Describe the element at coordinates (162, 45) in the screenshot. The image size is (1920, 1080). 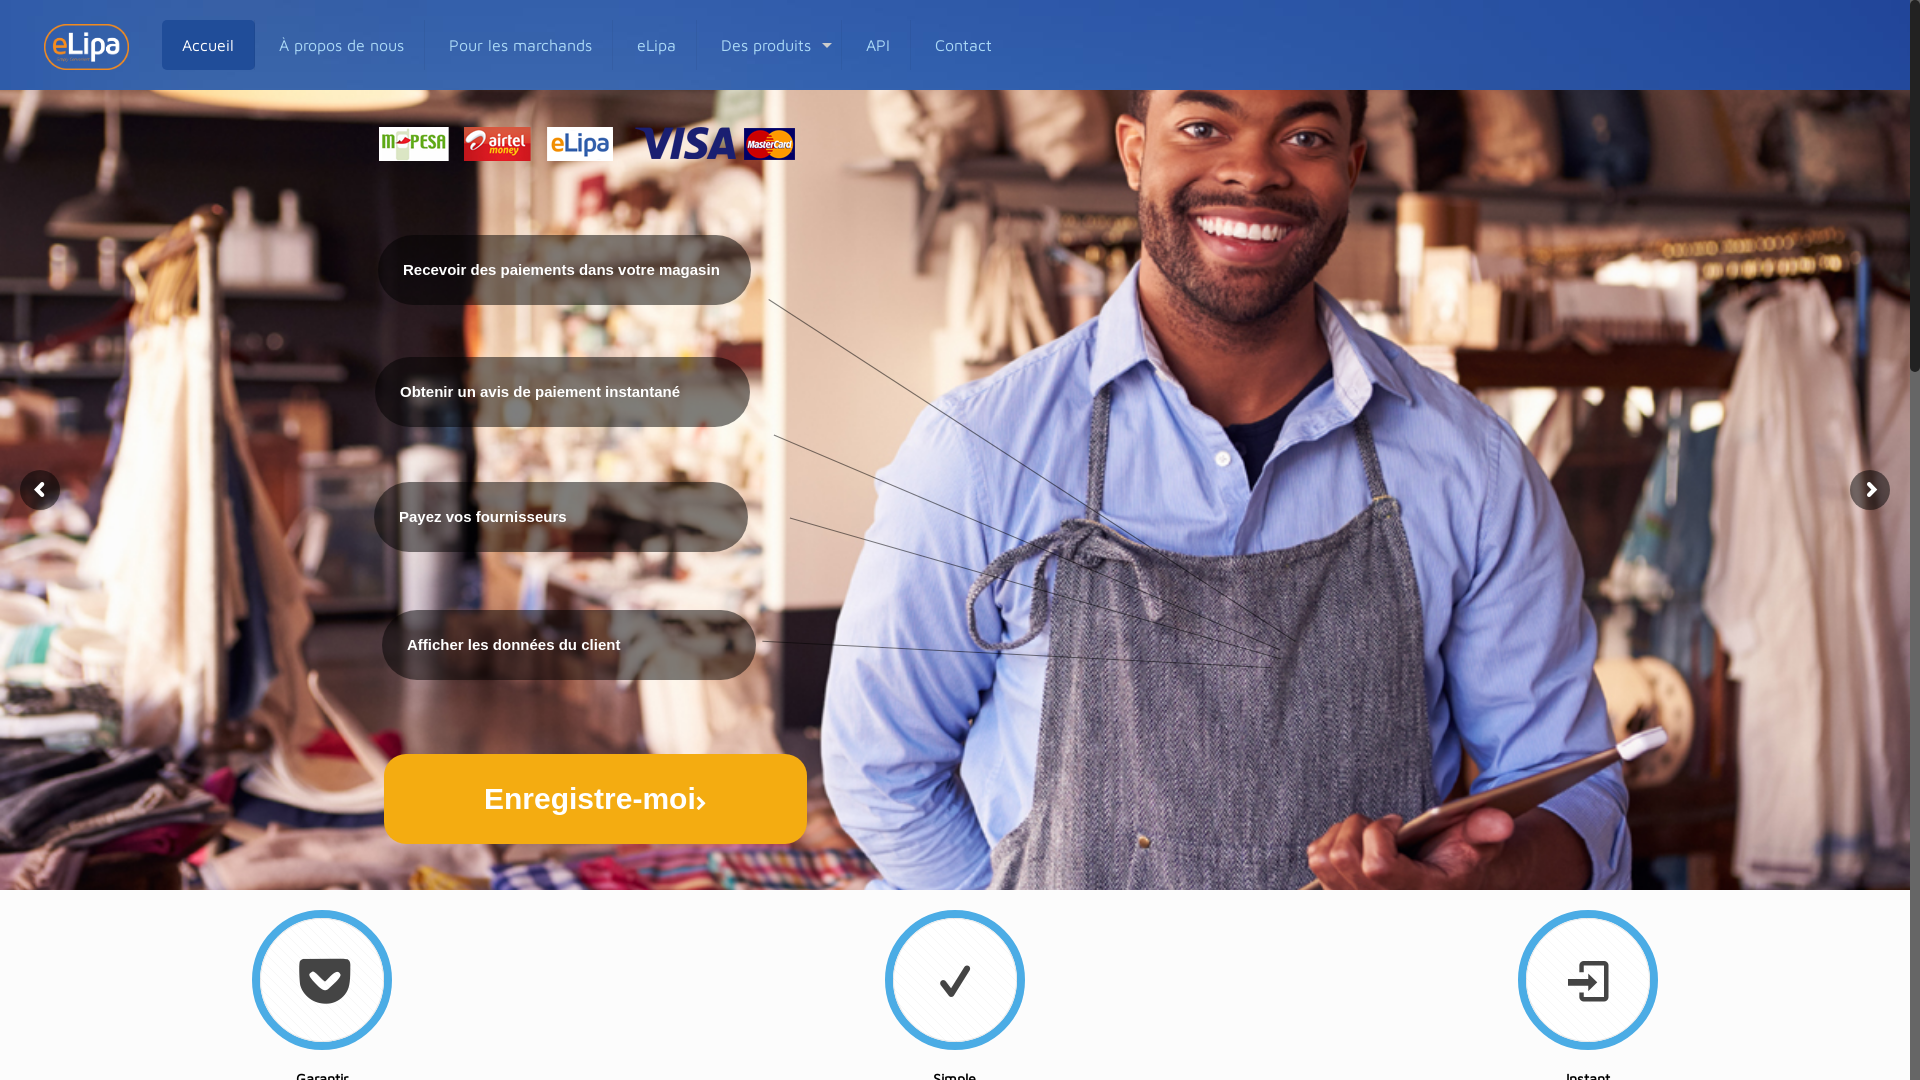
I see `'Accueil'` at that location.